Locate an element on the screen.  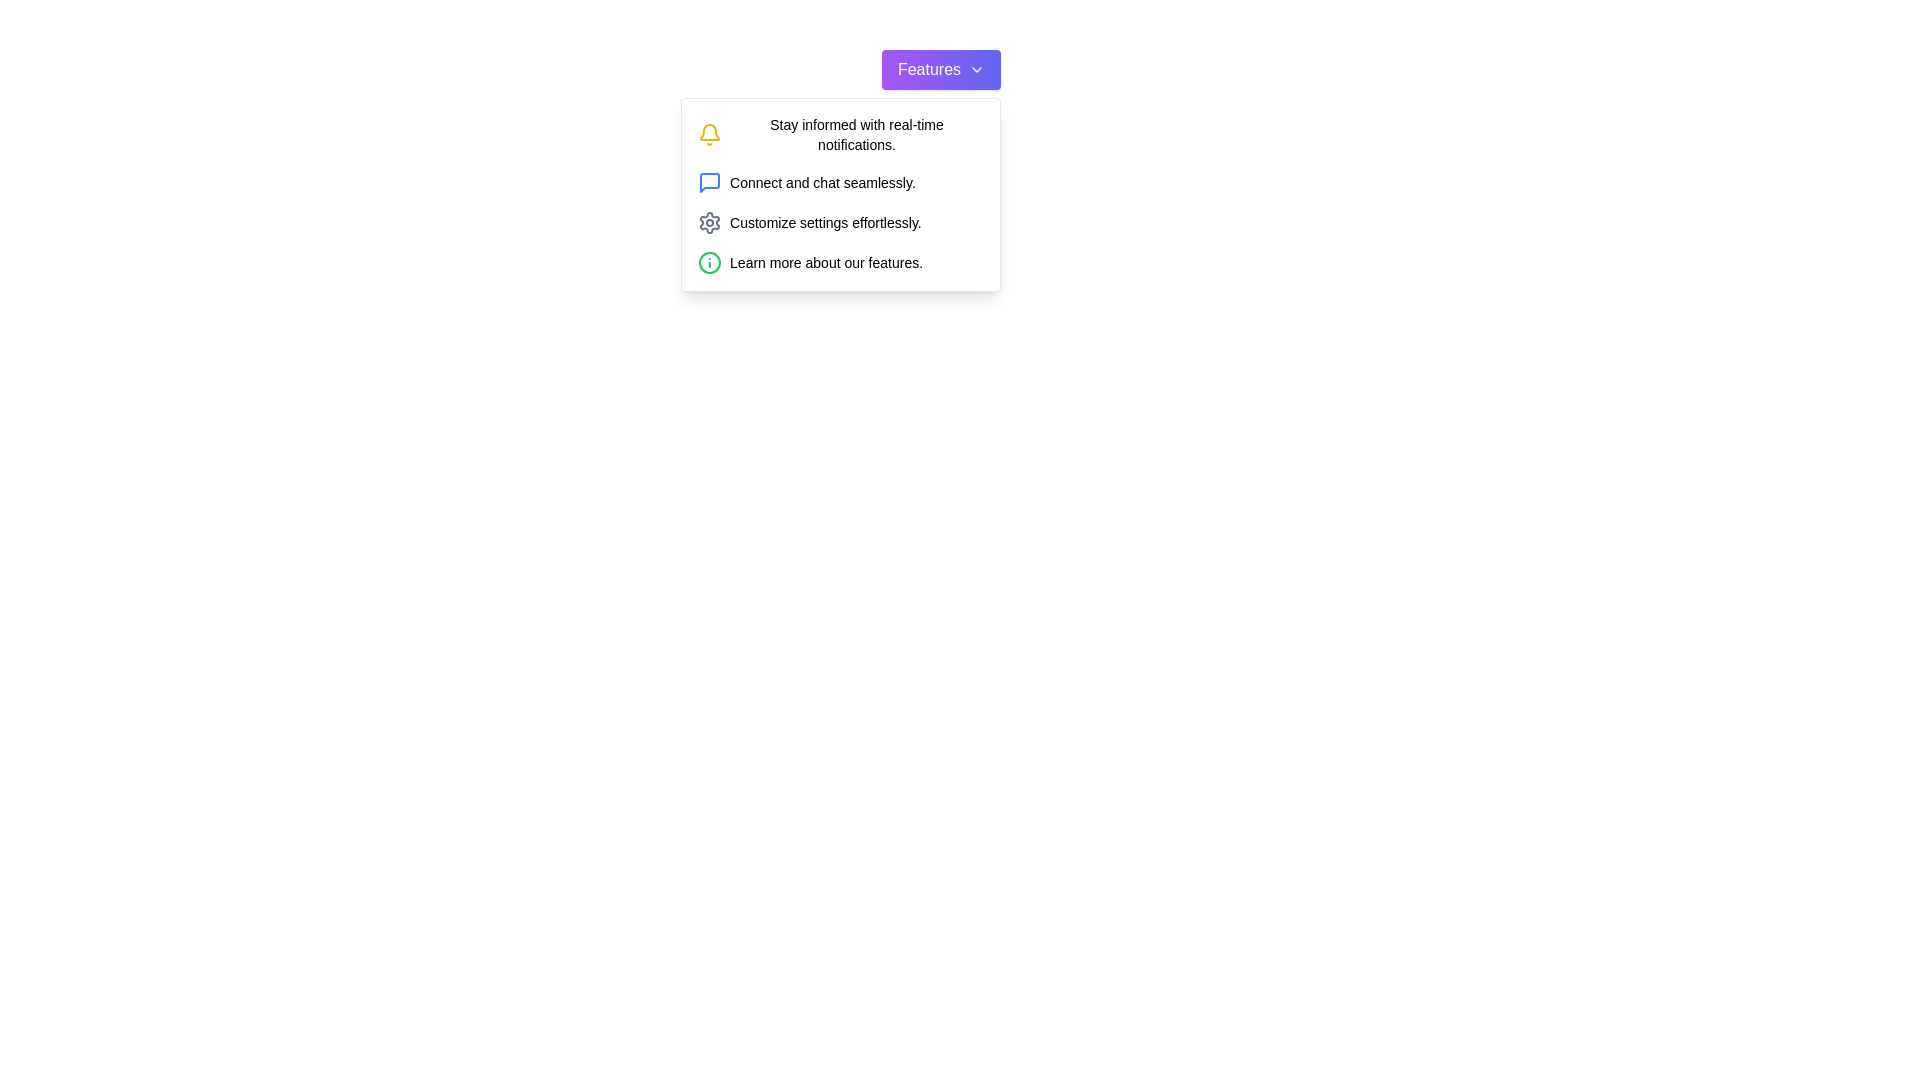
the blue speech bubble icon that is part of a vertical list of icons and texts, located in the right section of a dropdown-style informational card is located at coordinates (710, 182).